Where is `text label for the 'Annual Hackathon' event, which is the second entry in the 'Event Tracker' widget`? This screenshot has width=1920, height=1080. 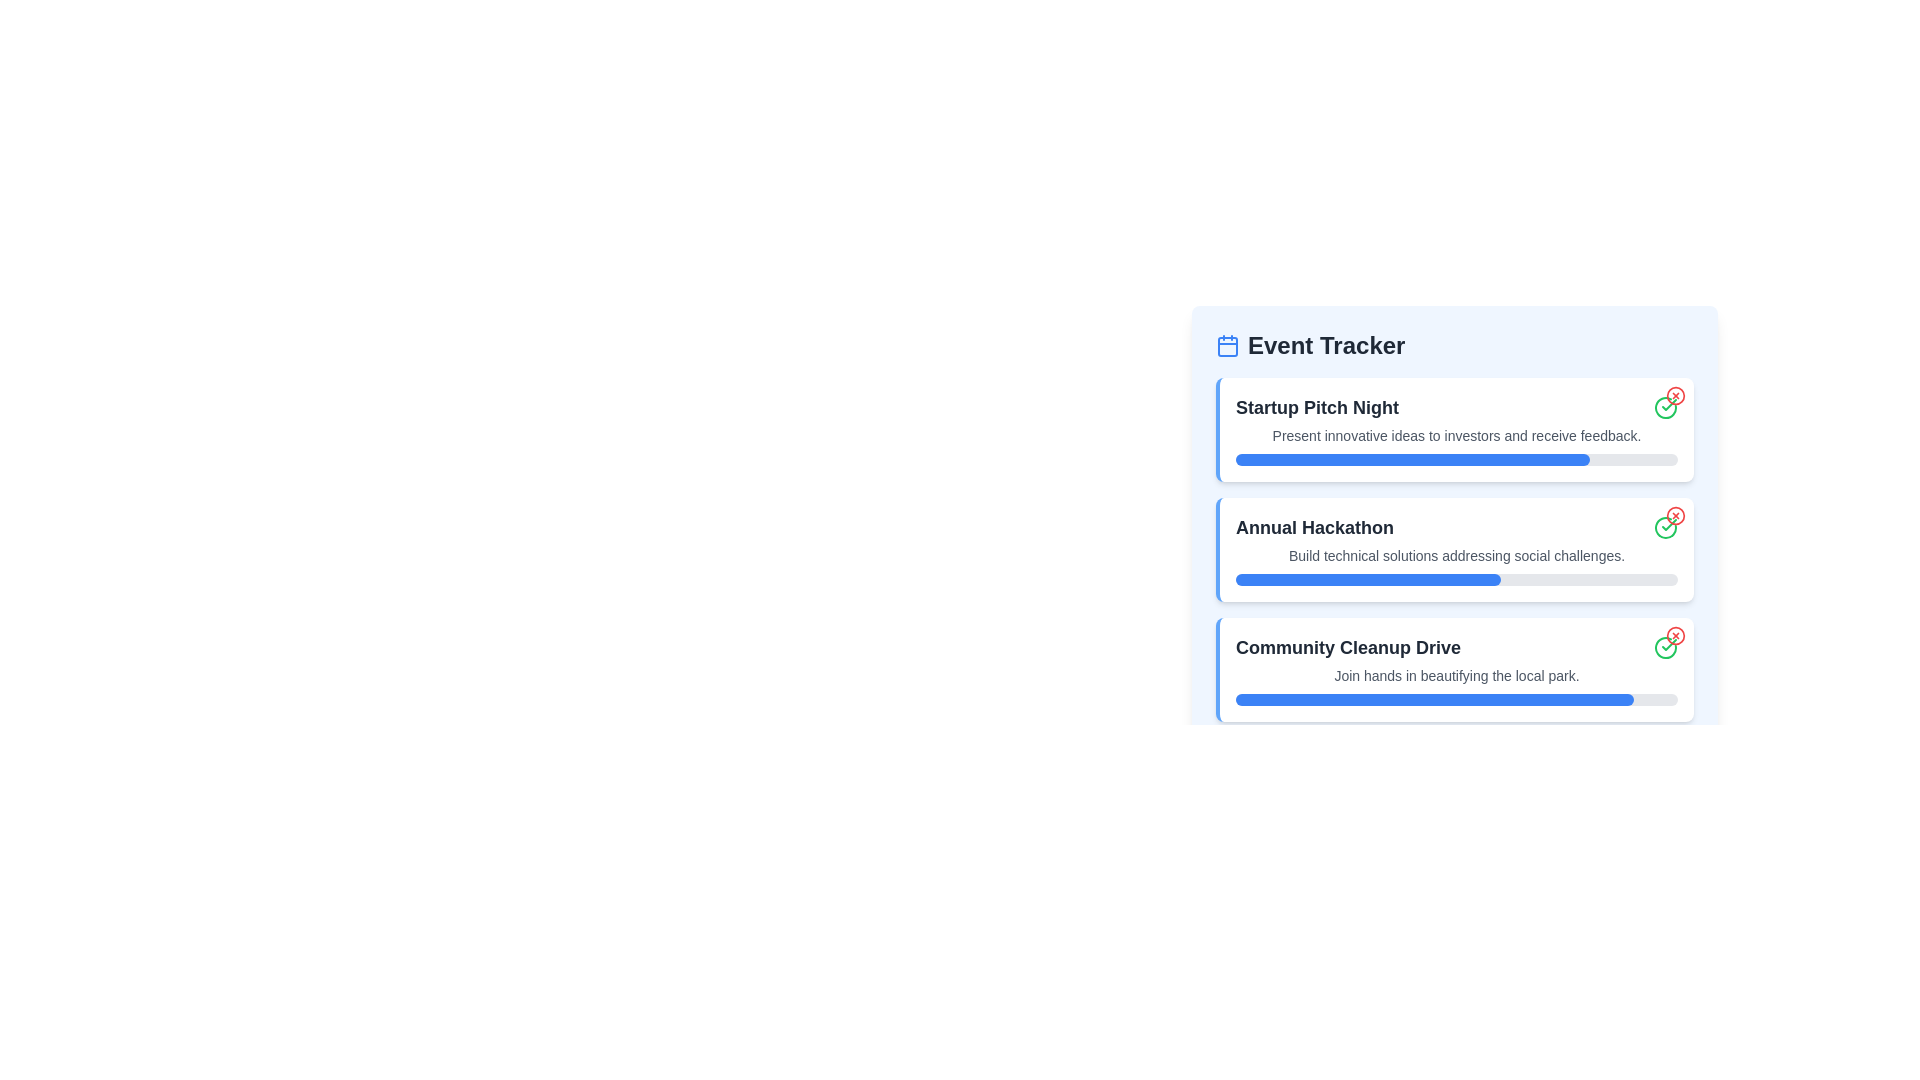 text label for the 'Annual Hackathon' event, which is the second entry in the 'Event Tracker' widget is located at coordinates (1315, 527).